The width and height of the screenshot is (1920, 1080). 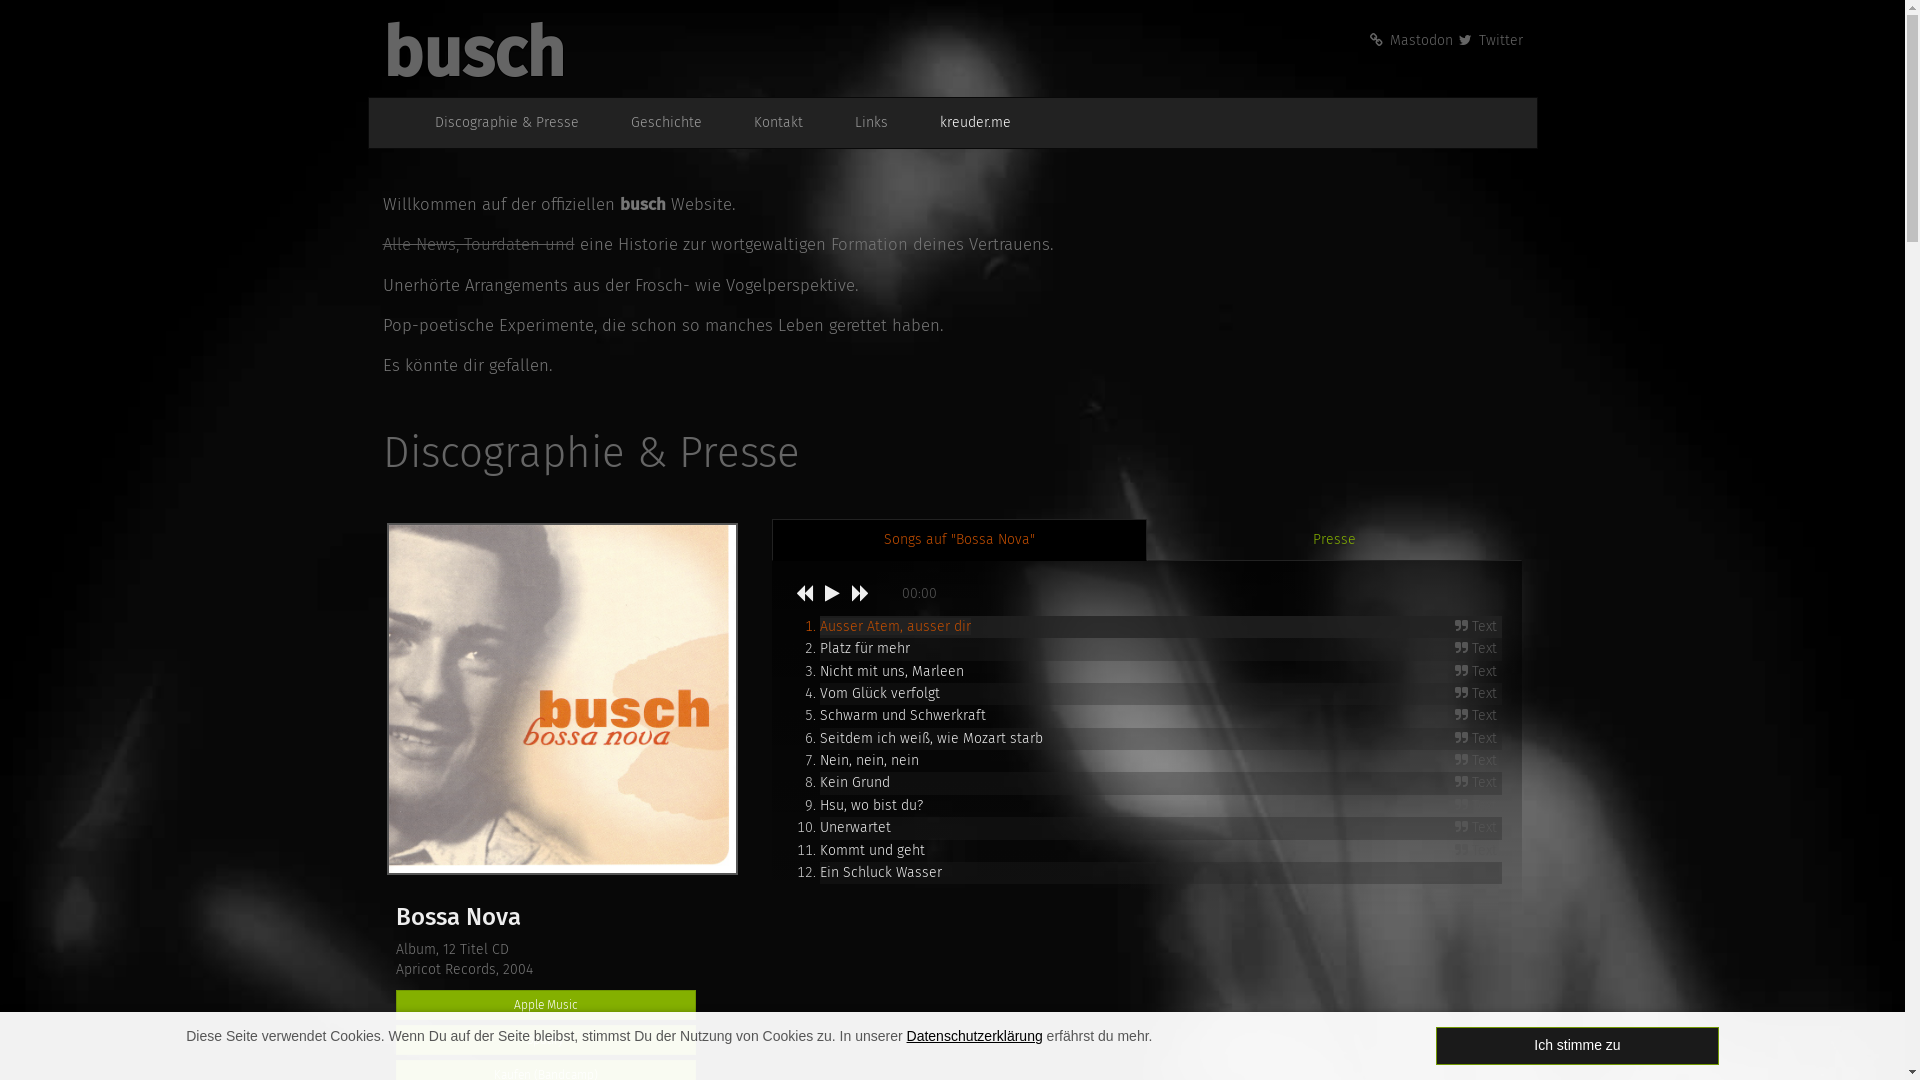 I want to click on 'Songs auf "Bossa Nova"', so click(x=958, y=540).